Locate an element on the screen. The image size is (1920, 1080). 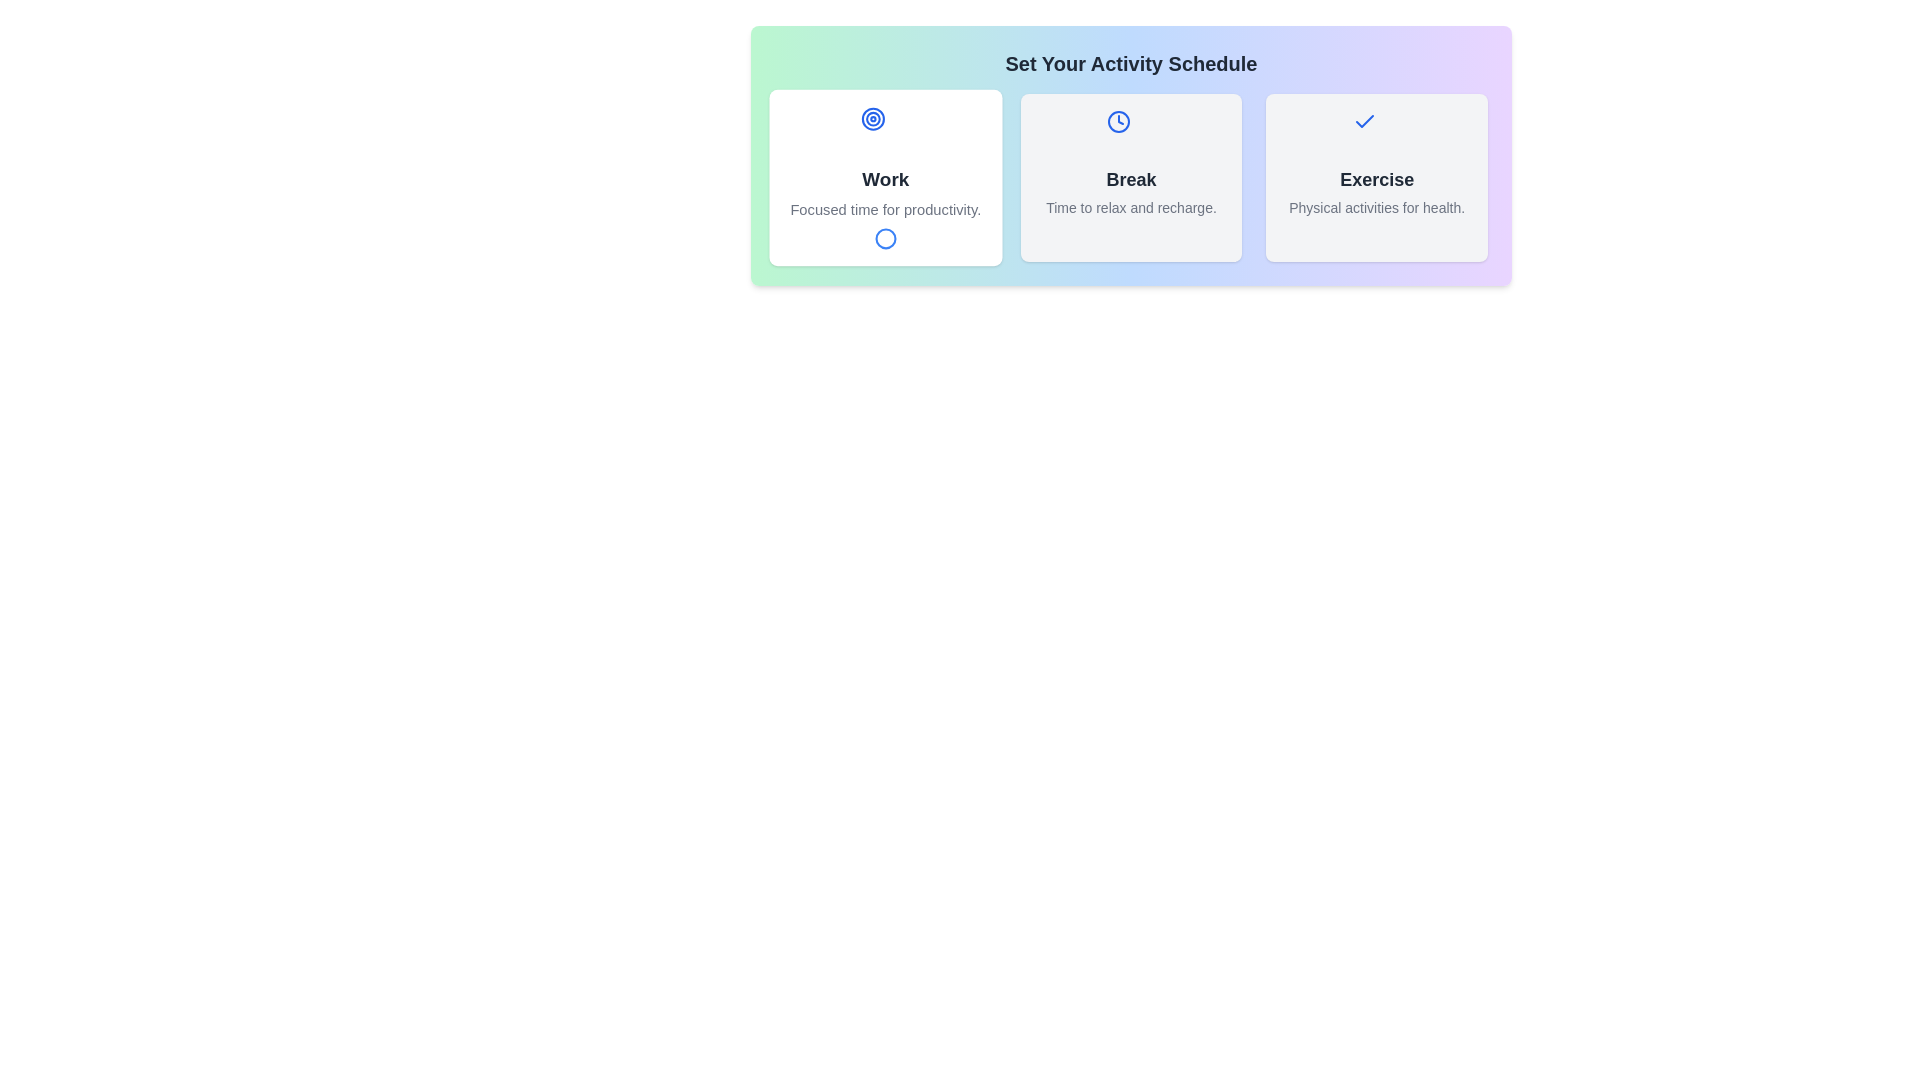
the state or color of the small blue checkmark icon located at the top right corner of the 'Exercise' card, which is the last card in a three-card layout under 'Set Your Activity Schedule' is located at coordinates (1364, 121).